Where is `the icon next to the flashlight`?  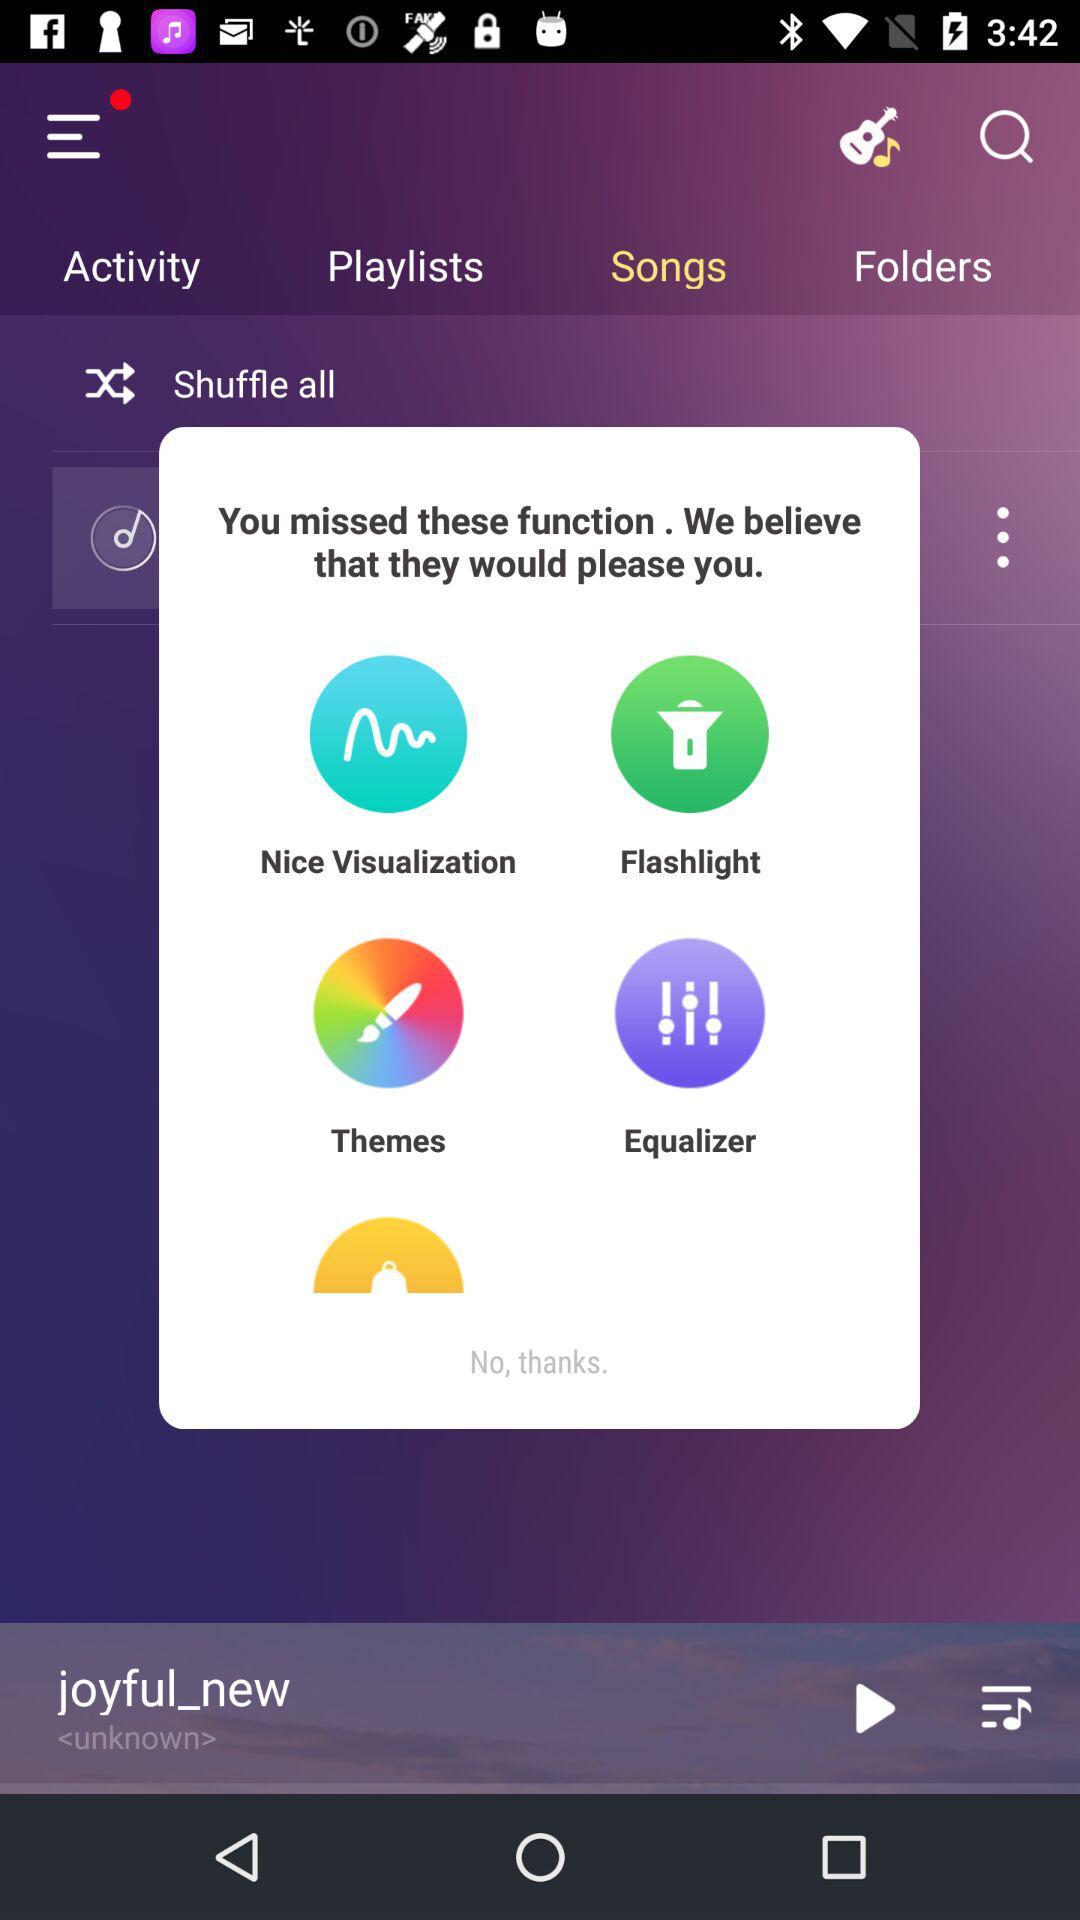
the icon next to the flashlight is located at coordinates (388, 860).